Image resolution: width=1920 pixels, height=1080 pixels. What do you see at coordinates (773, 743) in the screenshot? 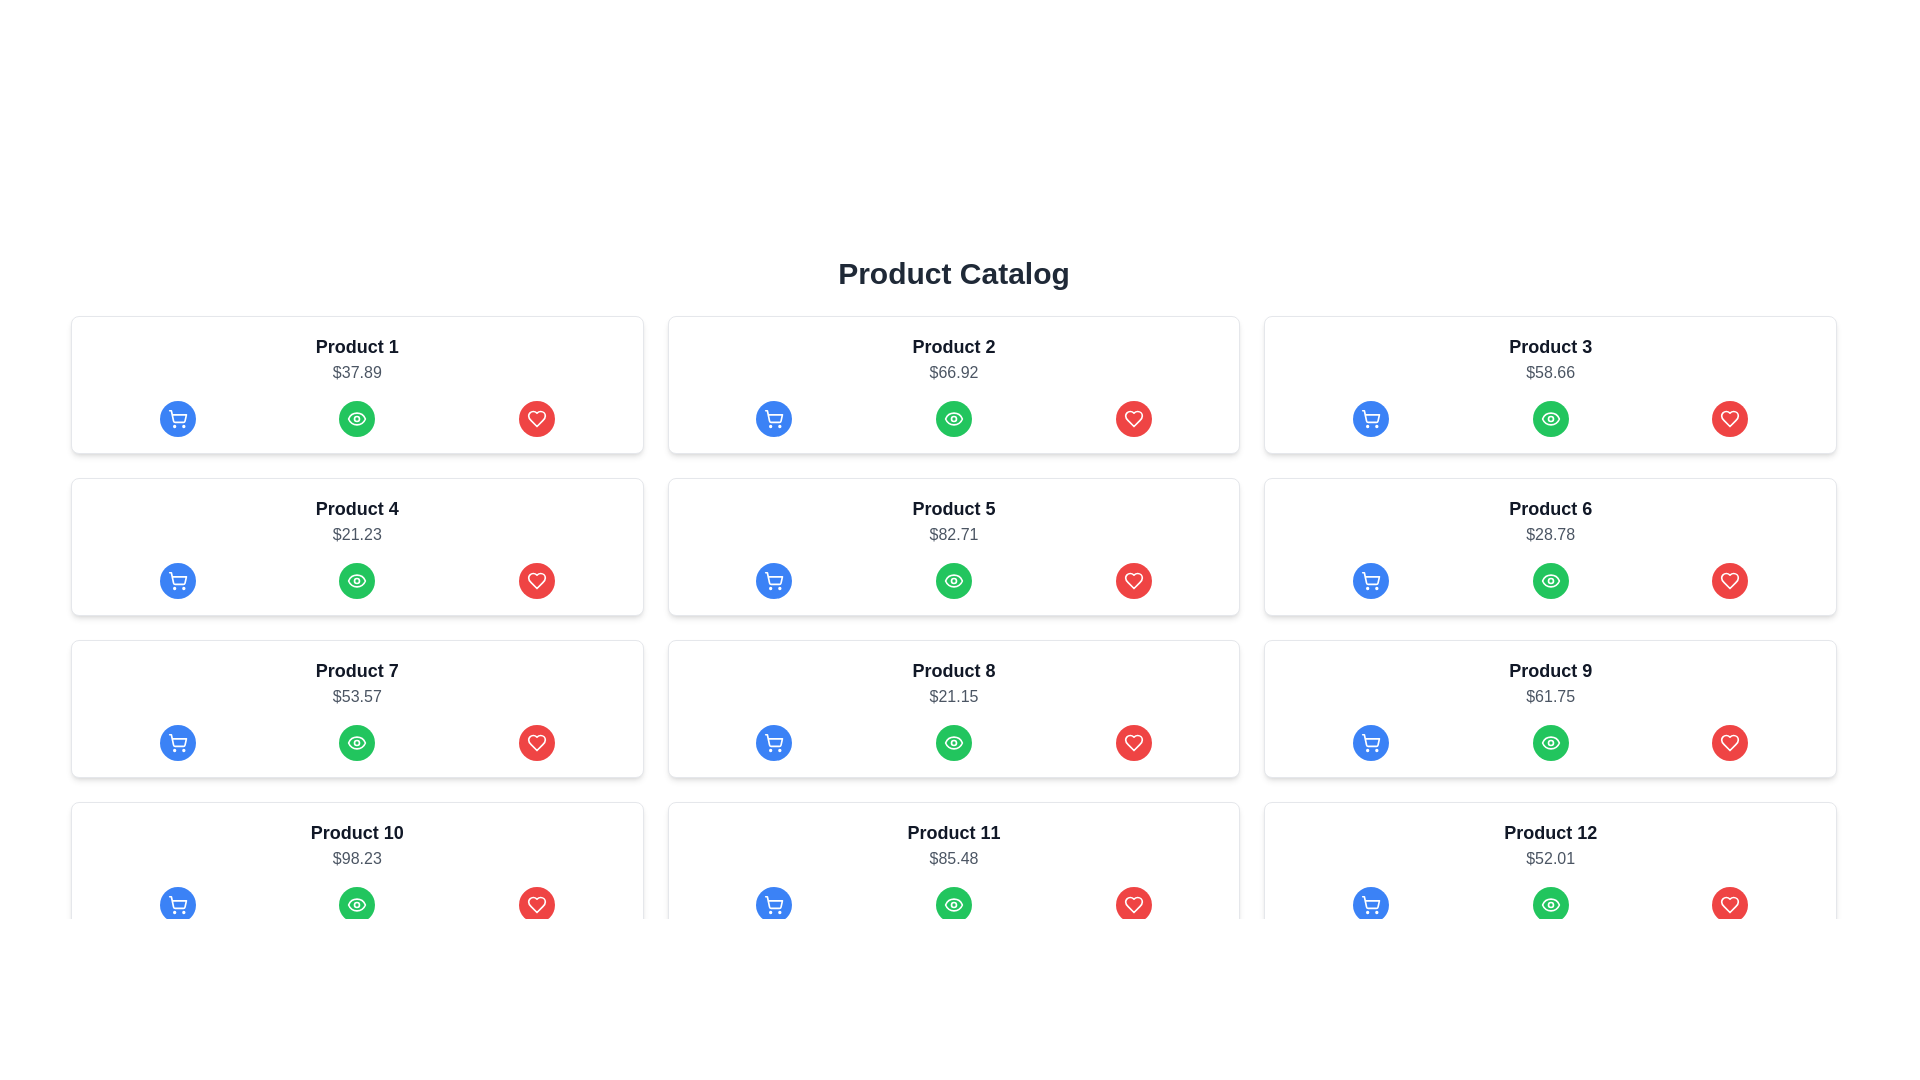
I see `the shopping cart icon with a blue circular background located in the action button group of the product card labeled 'Product 8' to initiate an add-to-cart action` at bounding box center [773, 743].